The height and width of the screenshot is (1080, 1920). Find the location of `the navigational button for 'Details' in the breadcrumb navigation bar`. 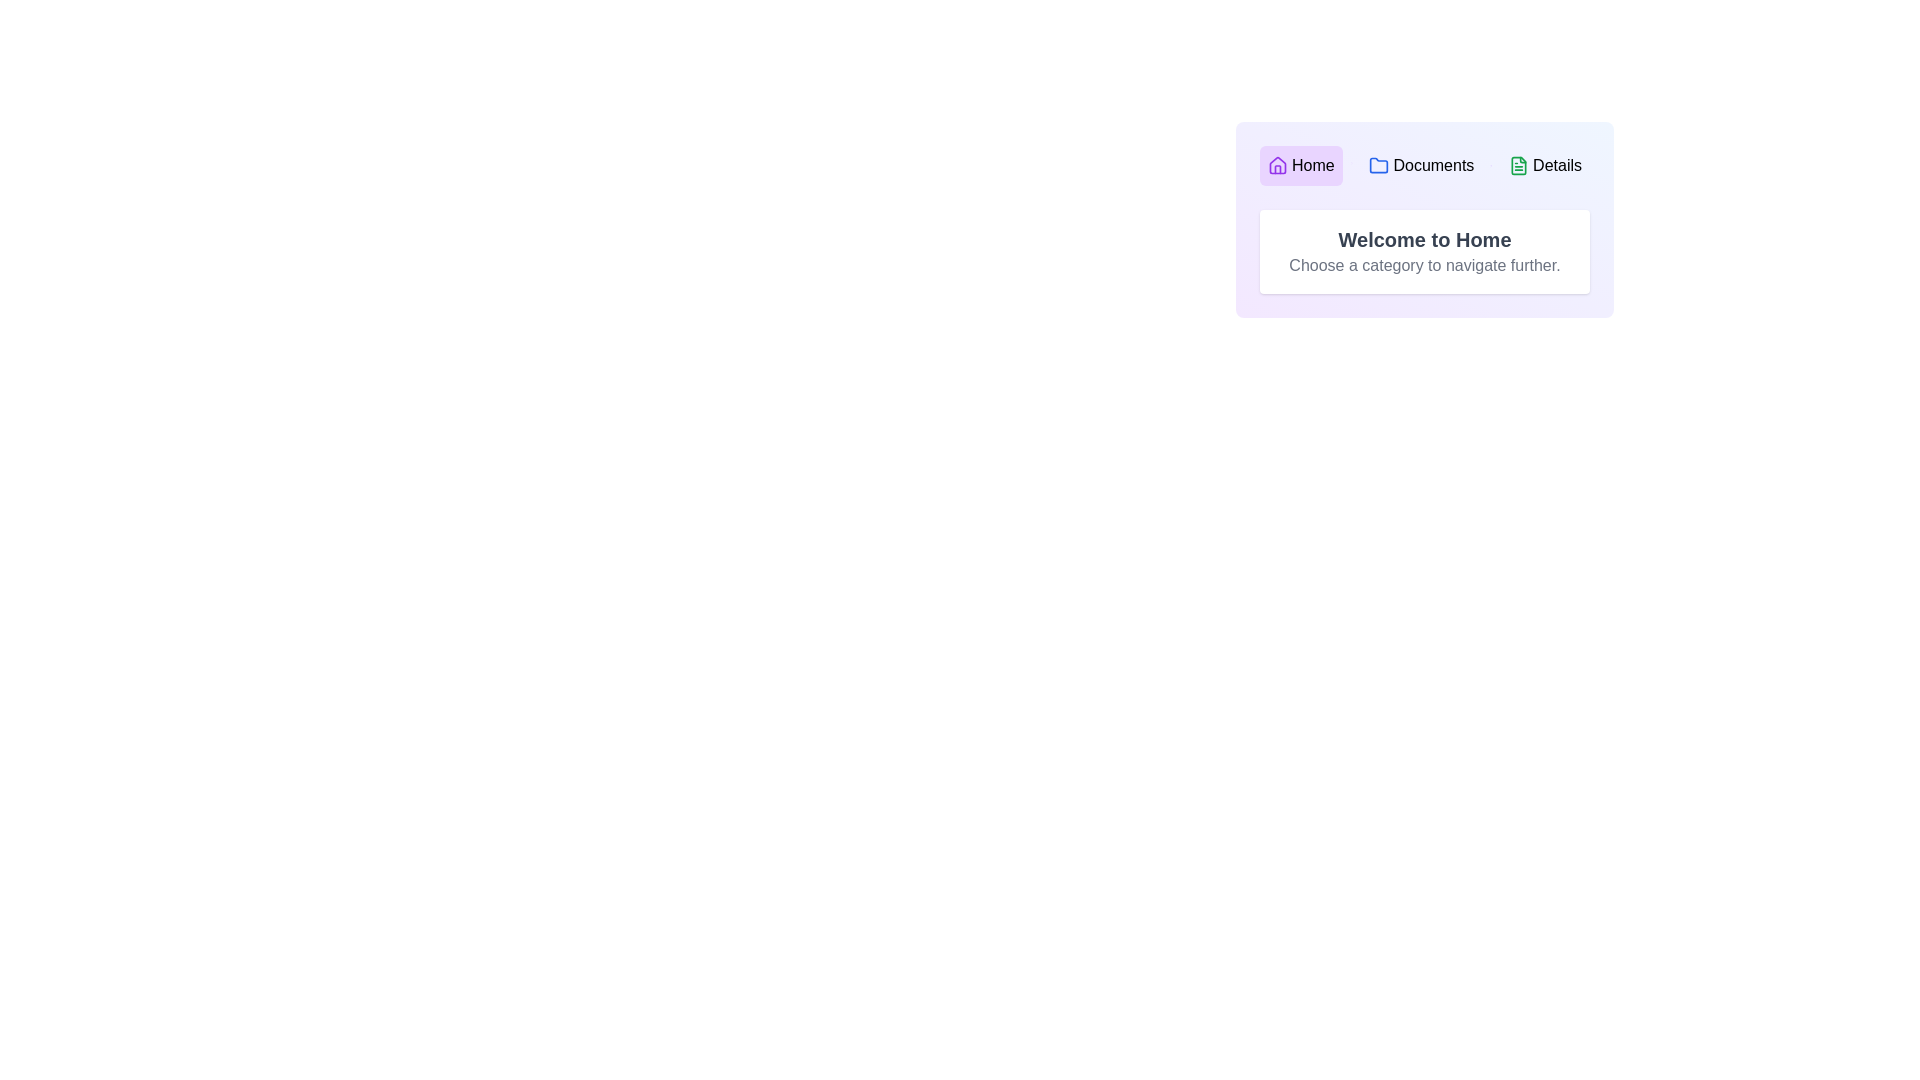

the navigational button for 'Details' in the breadcrumb navigation bar is located at coordinates (1544, 164).